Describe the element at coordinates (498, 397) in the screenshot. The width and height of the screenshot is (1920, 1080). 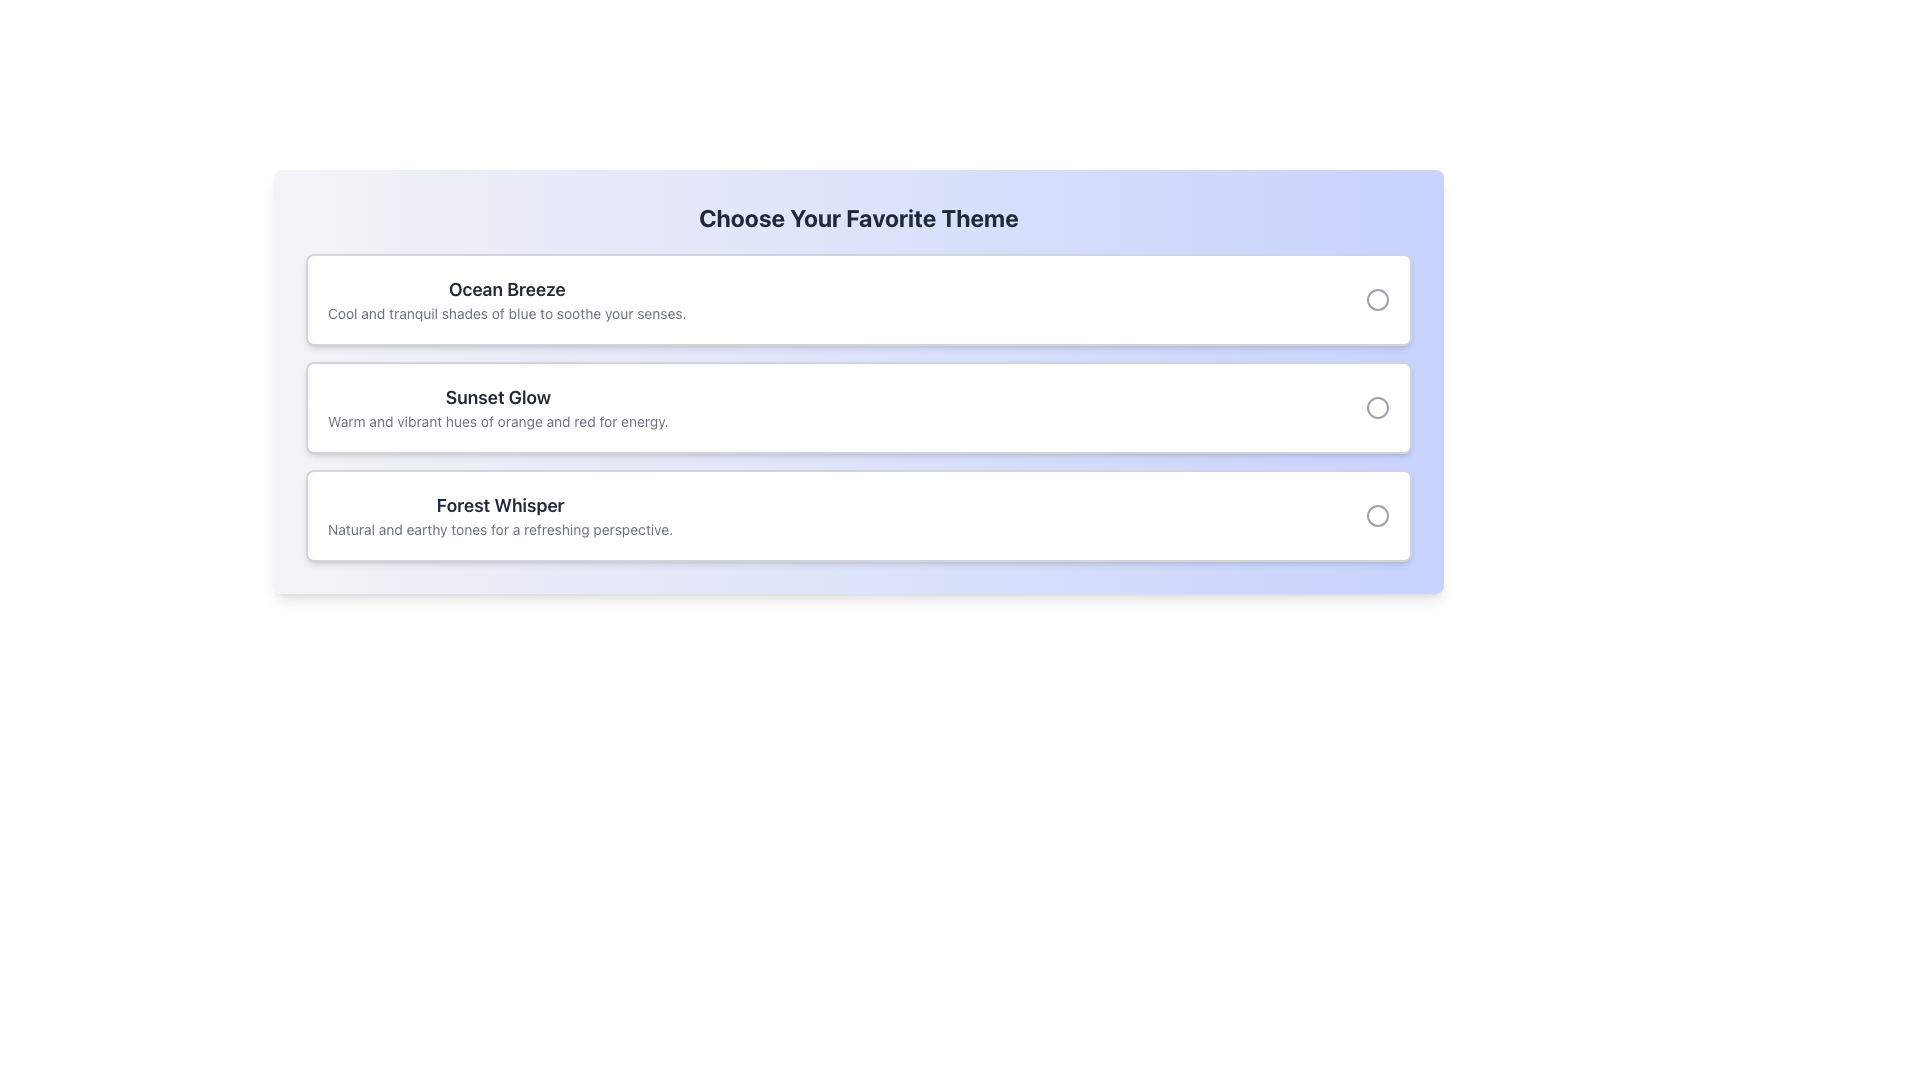
I see `the 'Sunset Glow' text label, which serves as the title for this theme option in the selection list` at that location.